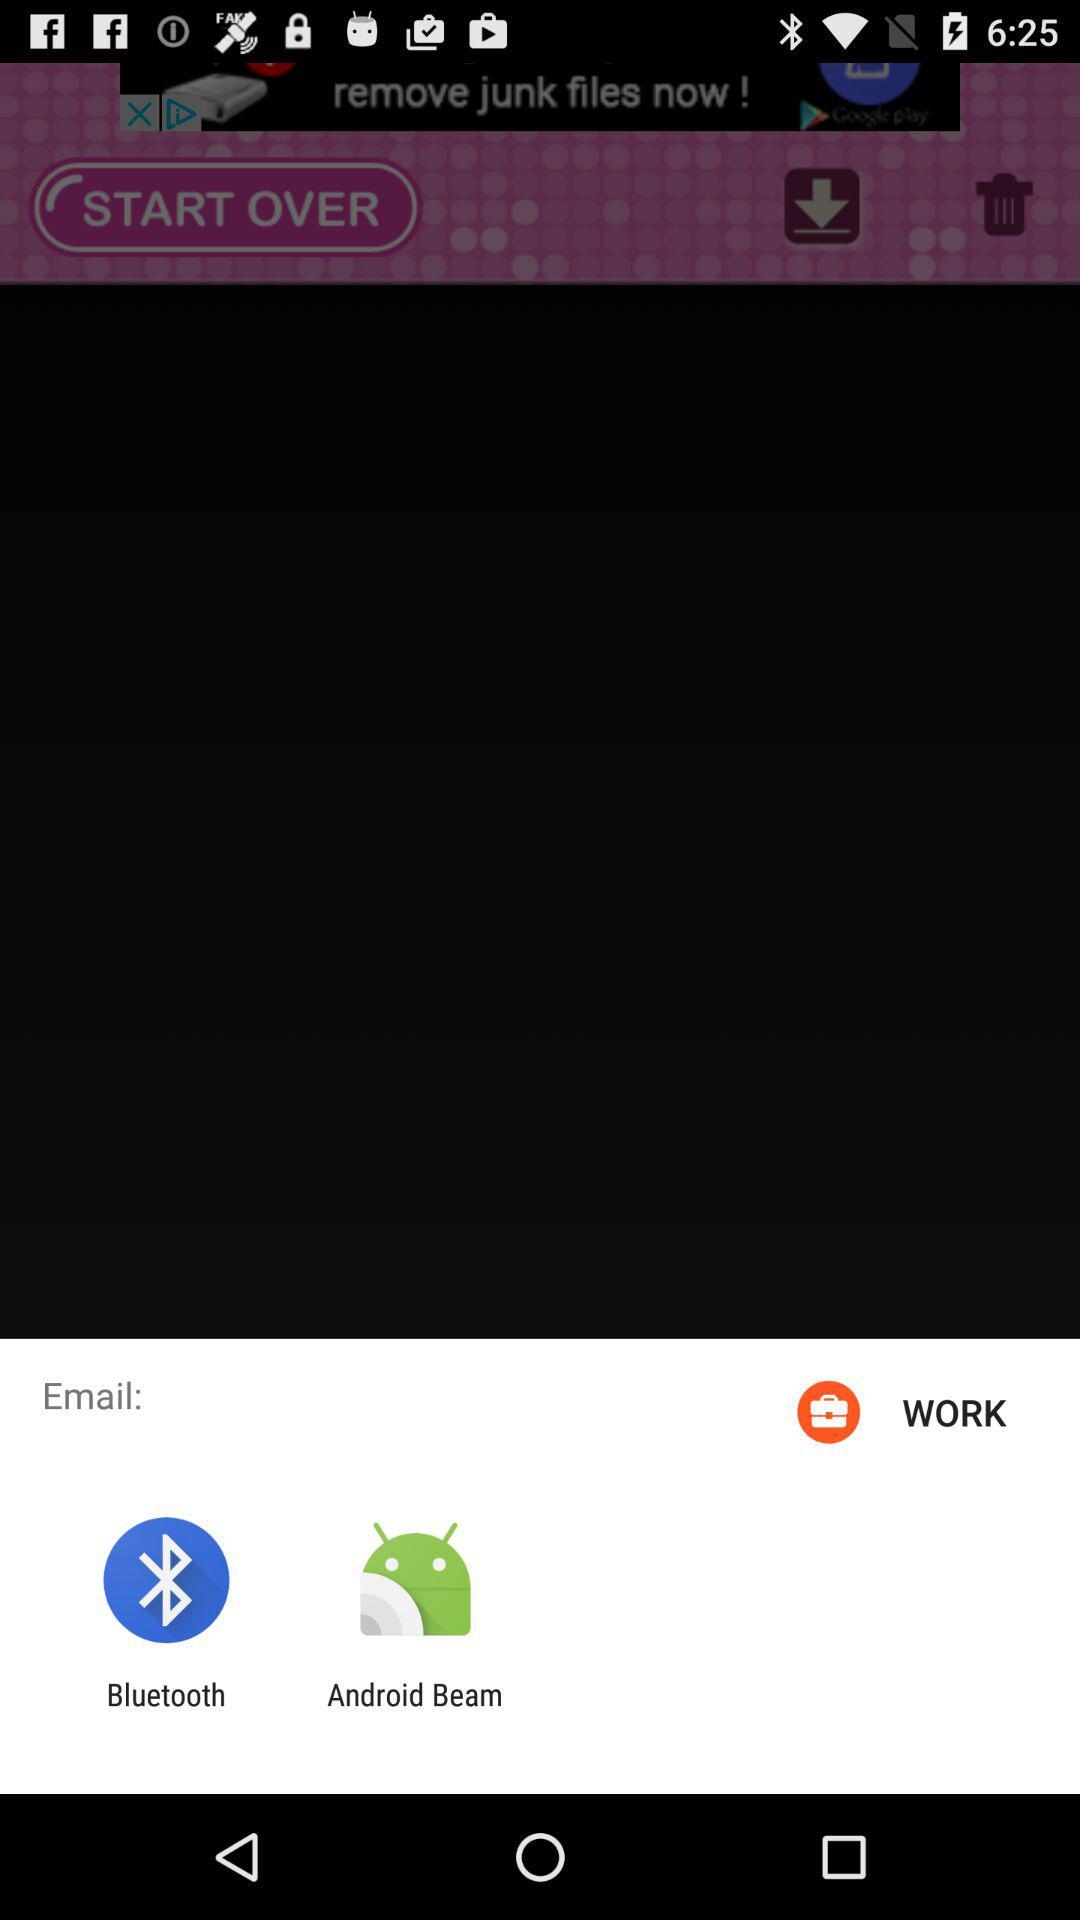 The height and width of the screenshot is (1920, 1080). What do you see at coordinates (414, 1711) in the screenshot?
I see `the app next to the bluetooth item` at bounding box center [414, 1711].